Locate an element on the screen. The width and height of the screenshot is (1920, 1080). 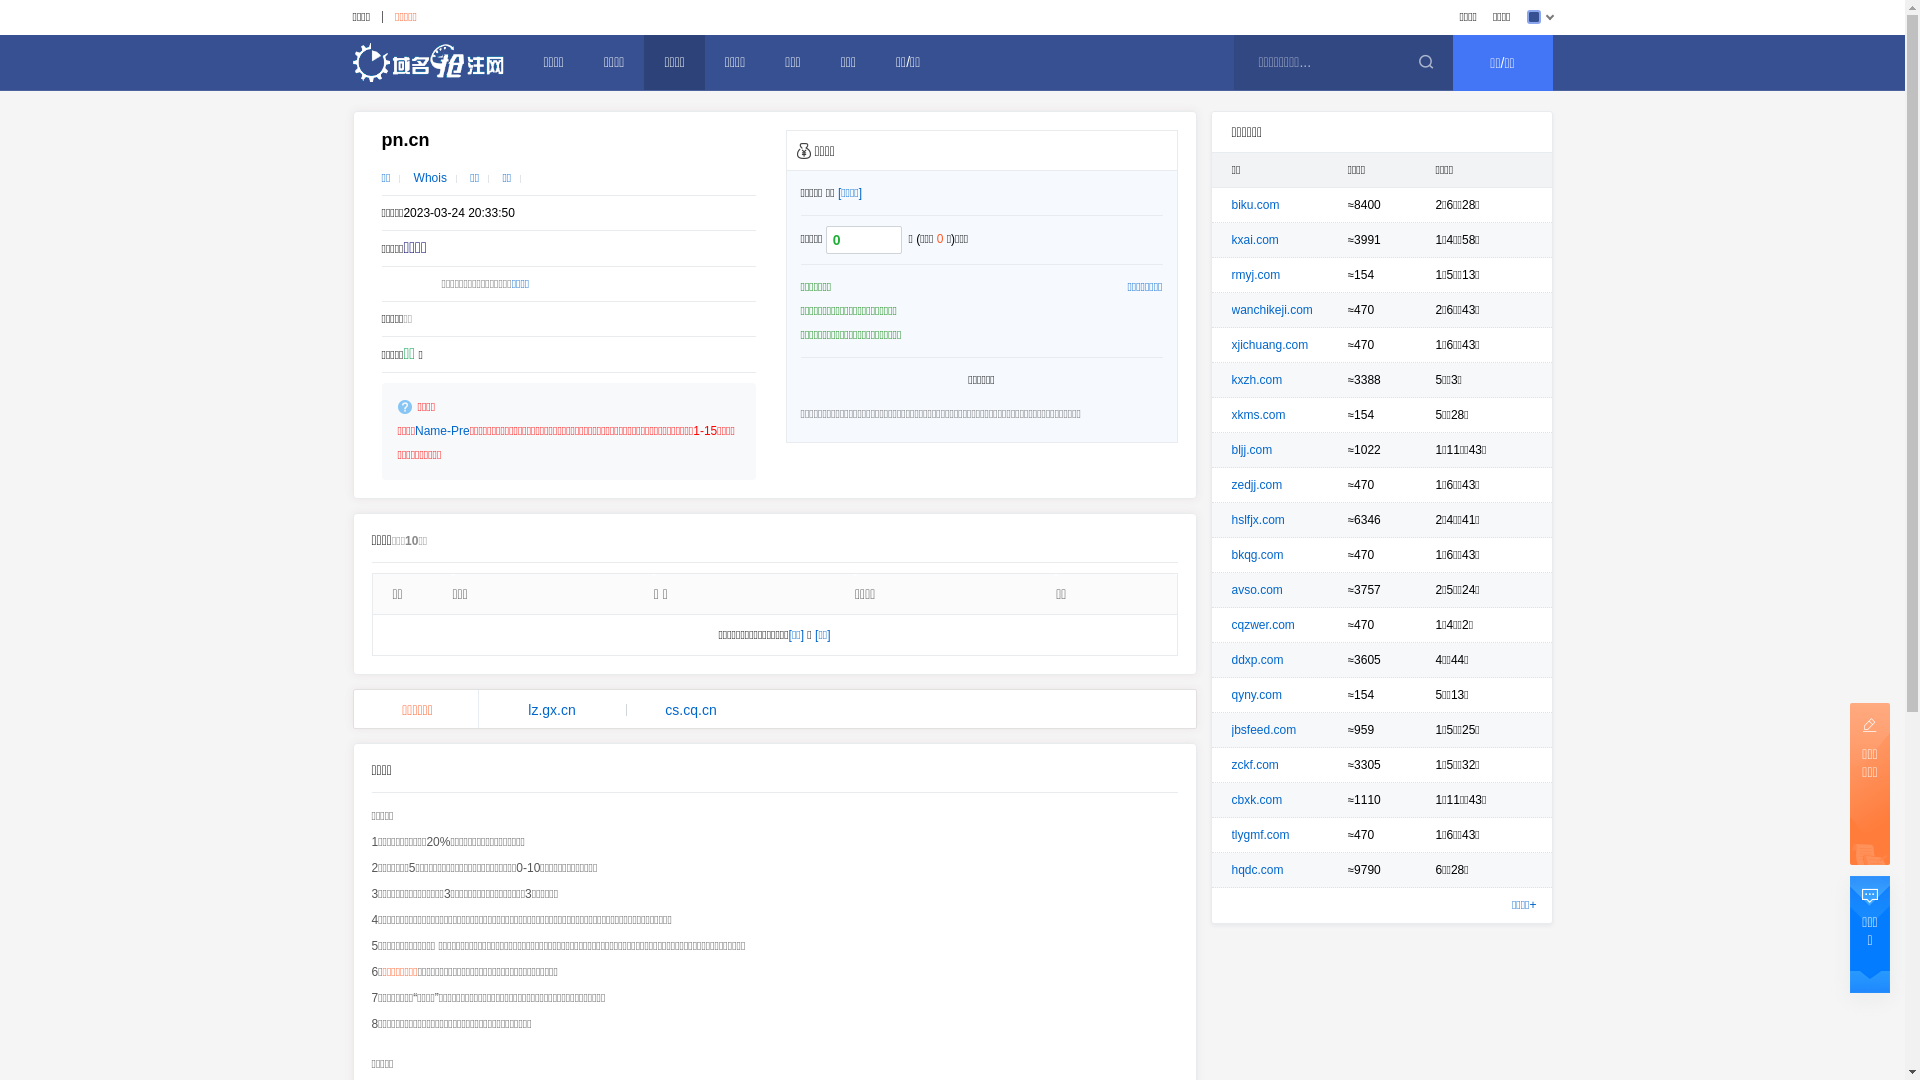
'bkqg.com' is located at coordinates (1256, 555).